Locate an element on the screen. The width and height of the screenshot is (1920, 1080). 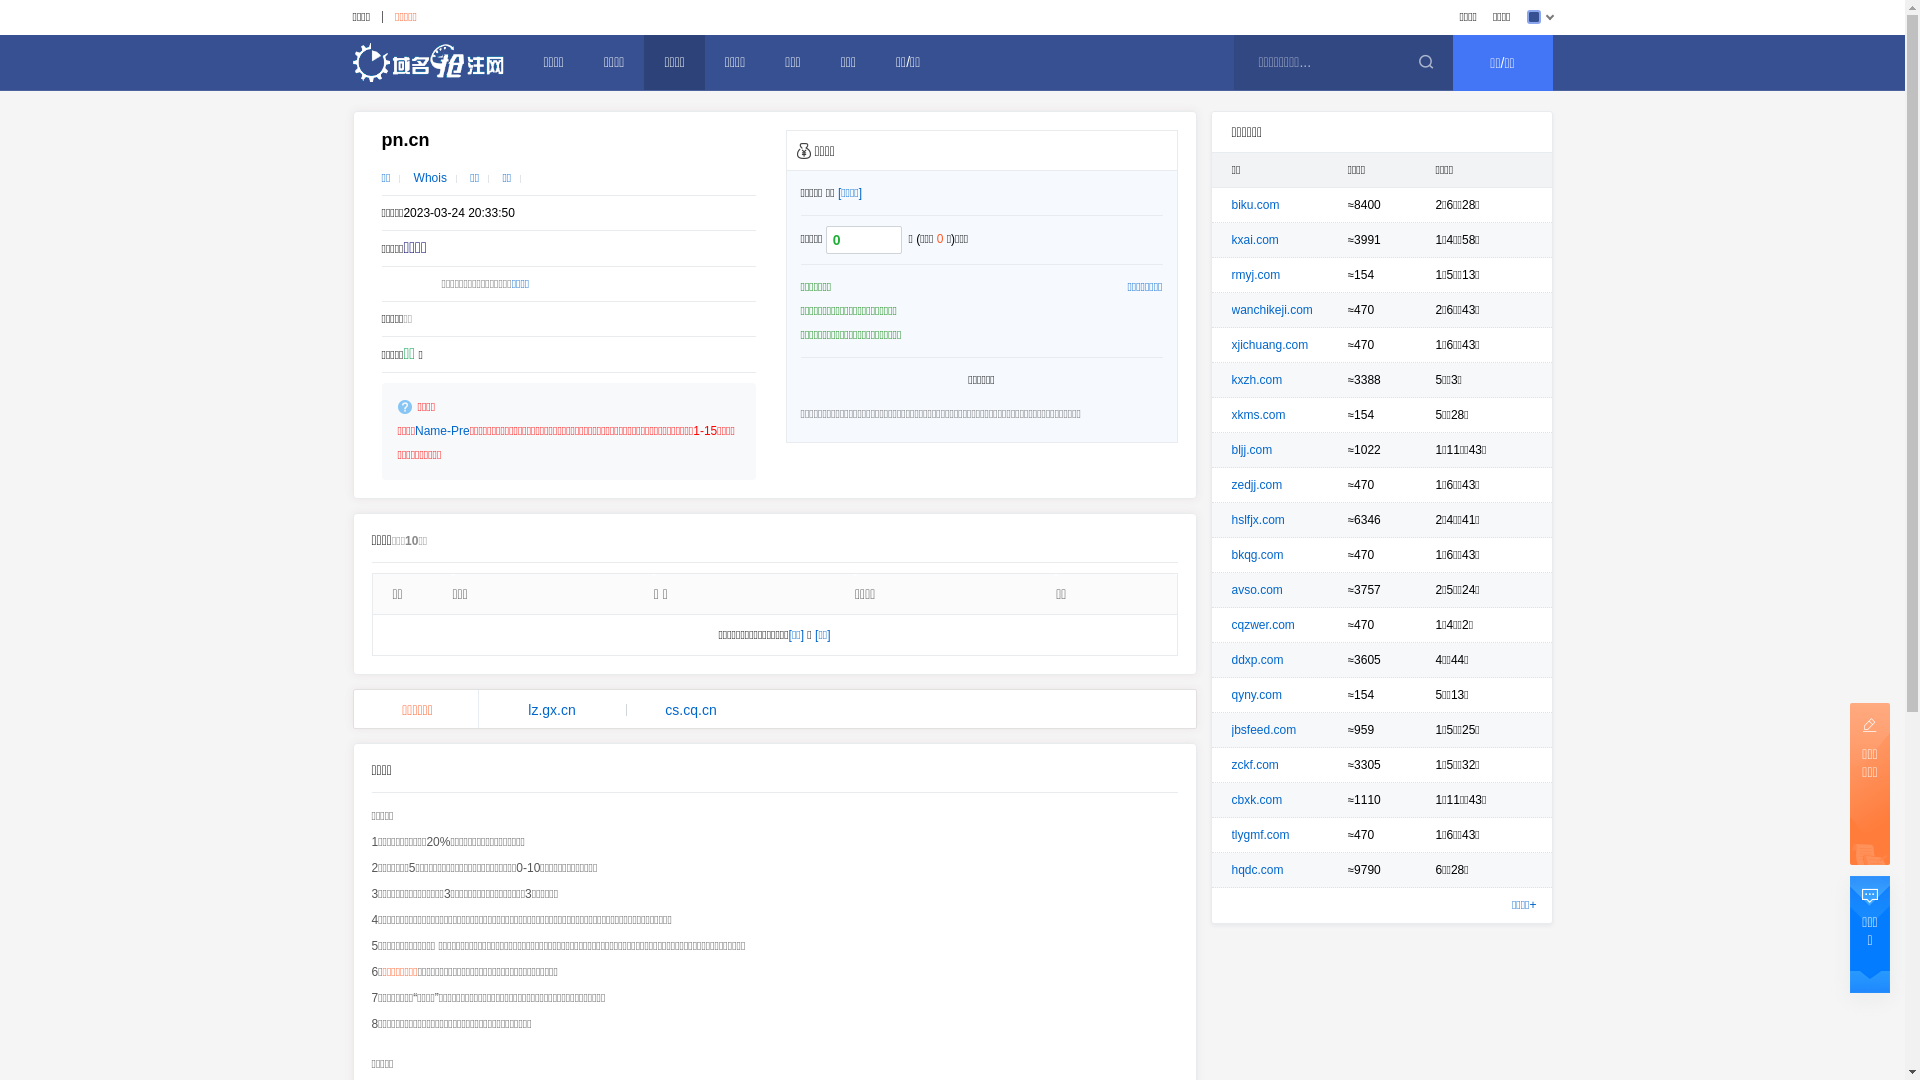
'bkqg.com' is located at coordinates (1256, 555).